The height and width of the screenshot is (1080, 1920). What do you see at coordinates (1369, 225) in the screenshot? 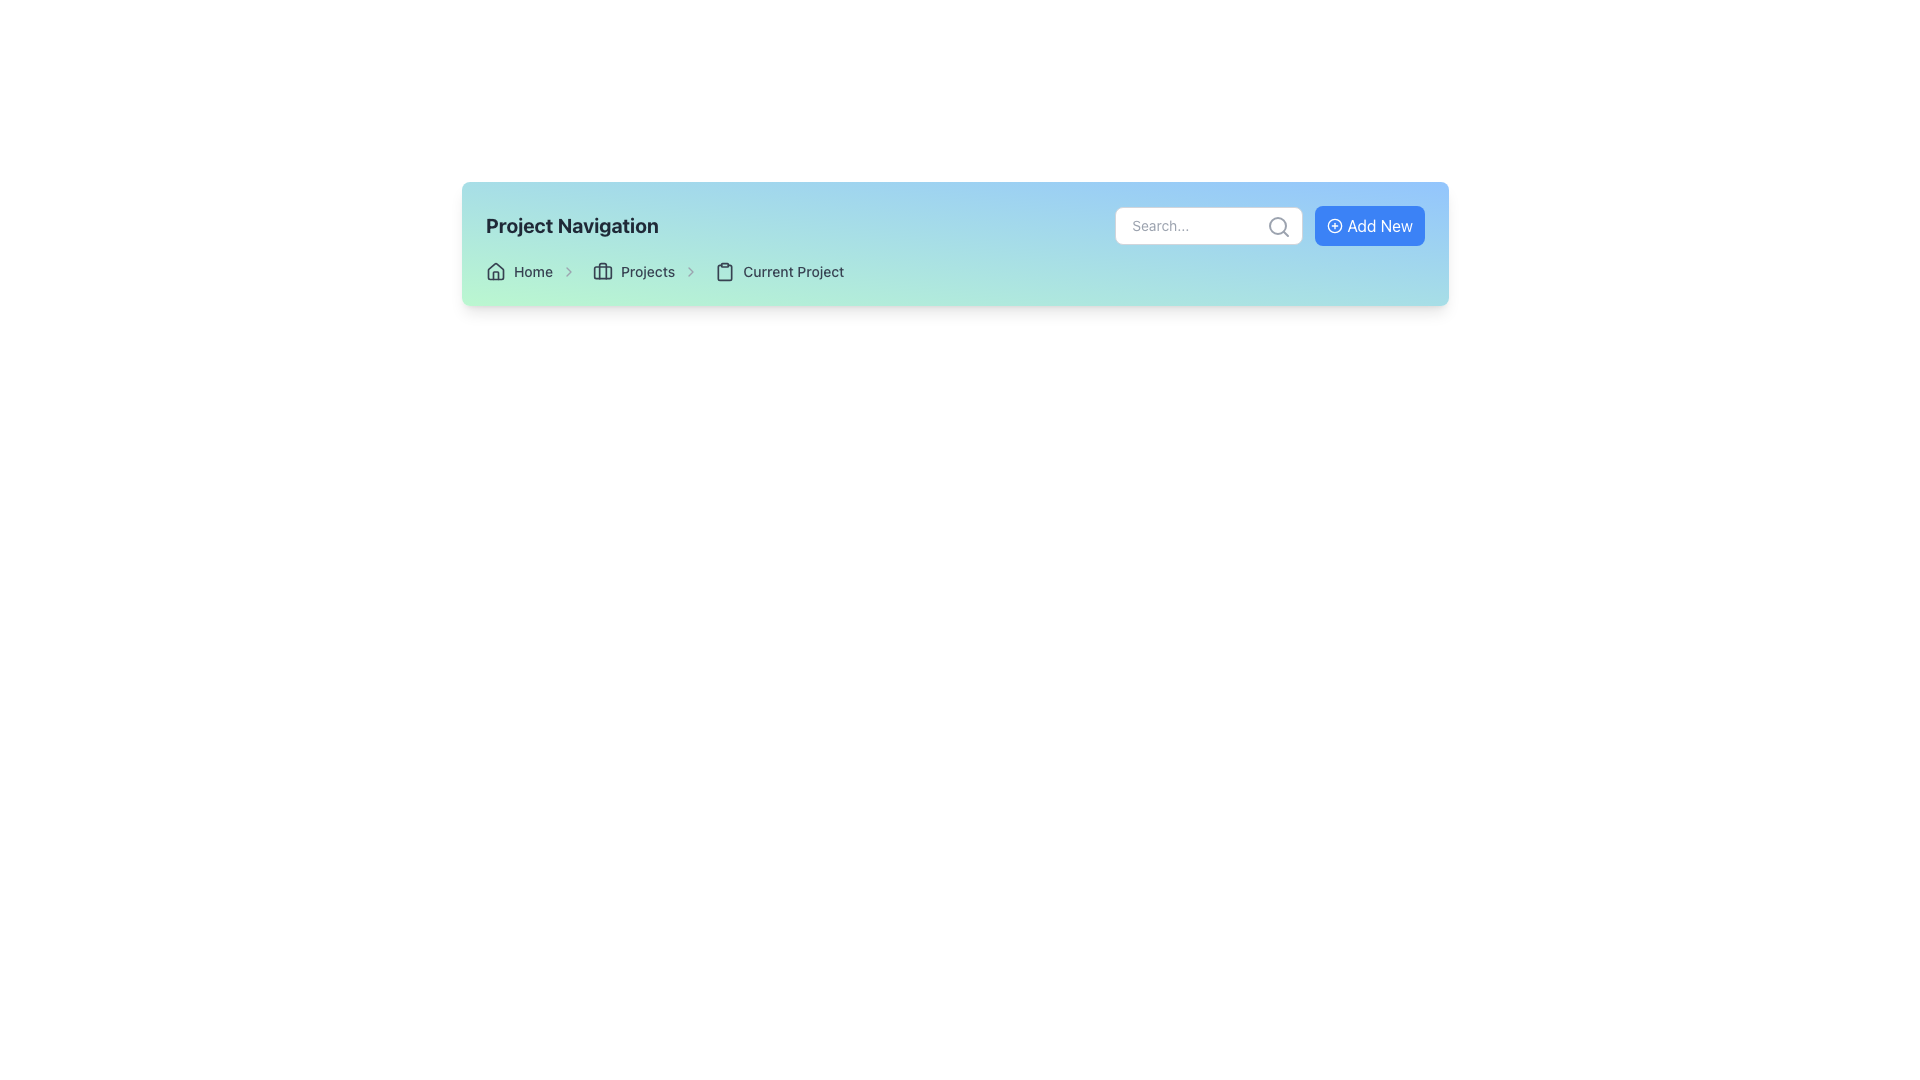
I see `the 'Add New Item' button located at the far right of the horizontal toolbar to observe the hover effect` at bounding box center [1369, 225].